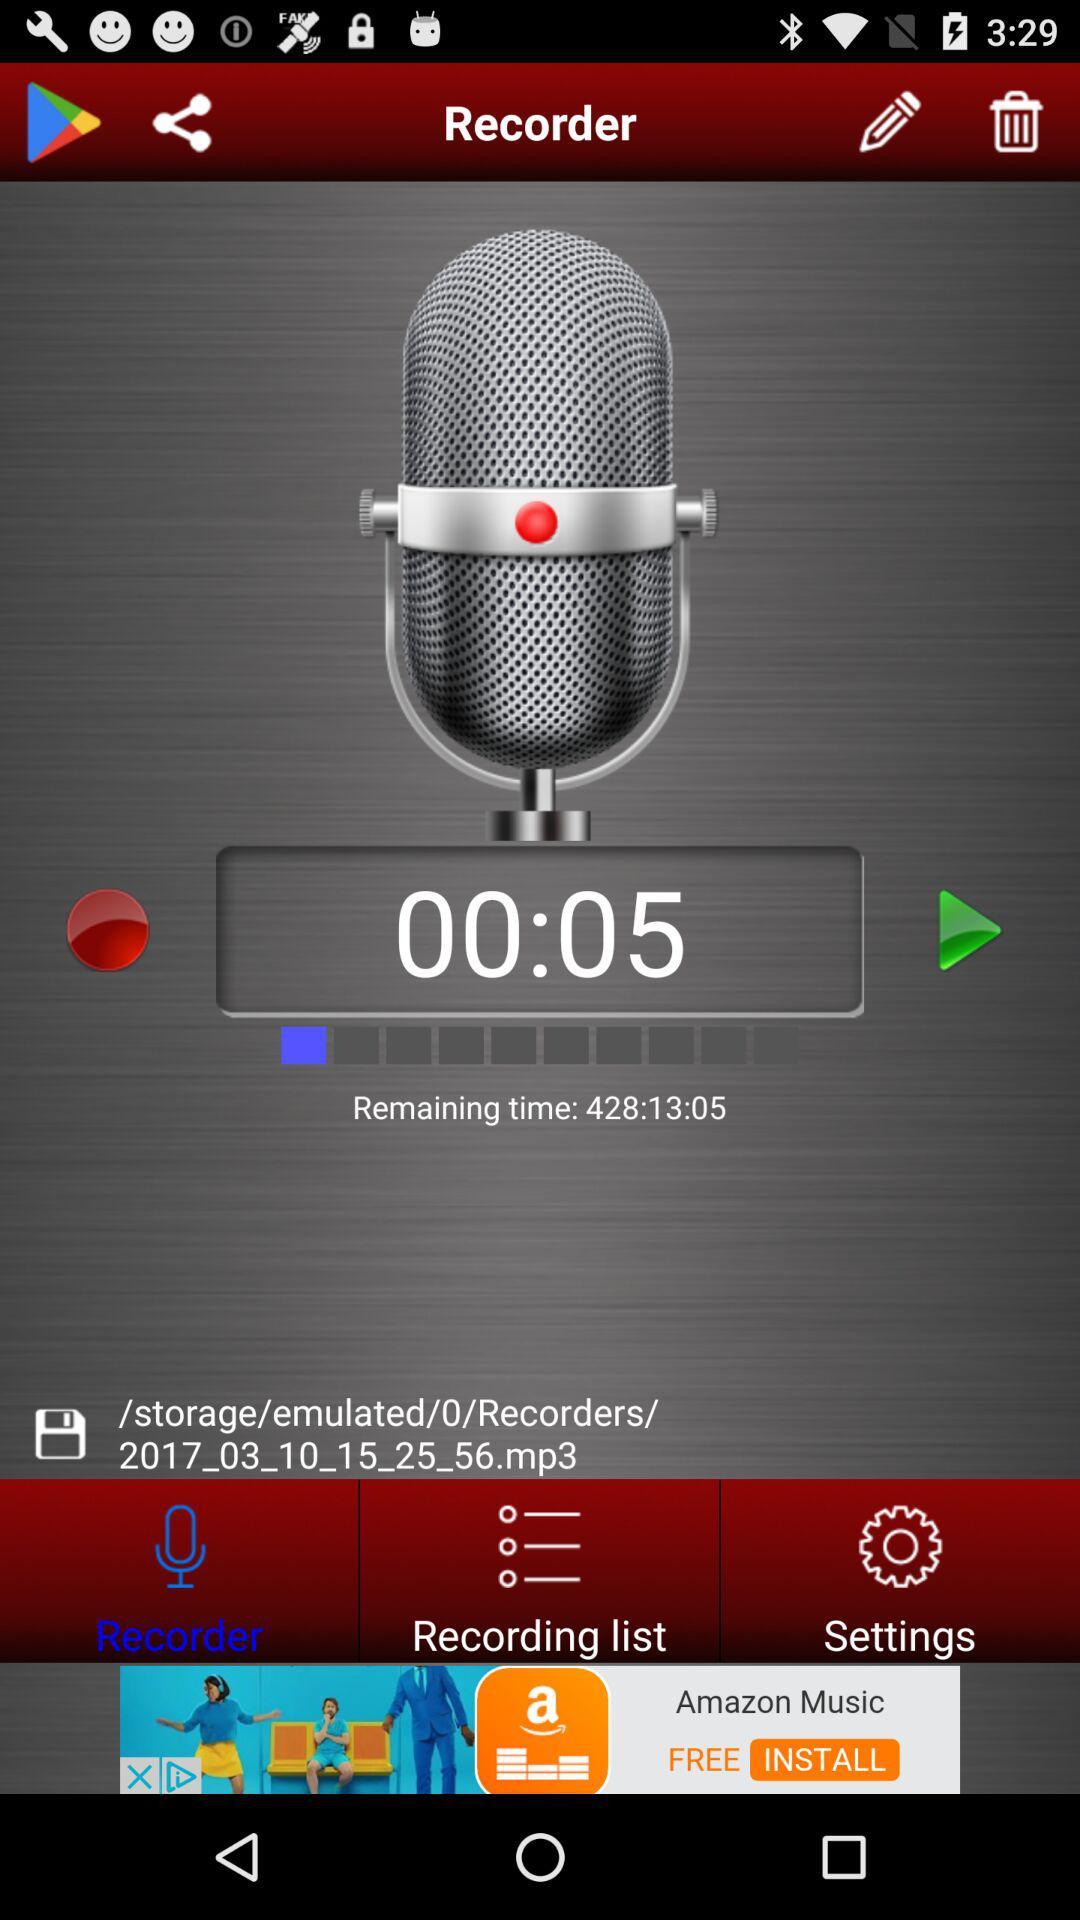  Describe the element at coordinates (971, 929) in the screenshot. I see `this record` at that location.